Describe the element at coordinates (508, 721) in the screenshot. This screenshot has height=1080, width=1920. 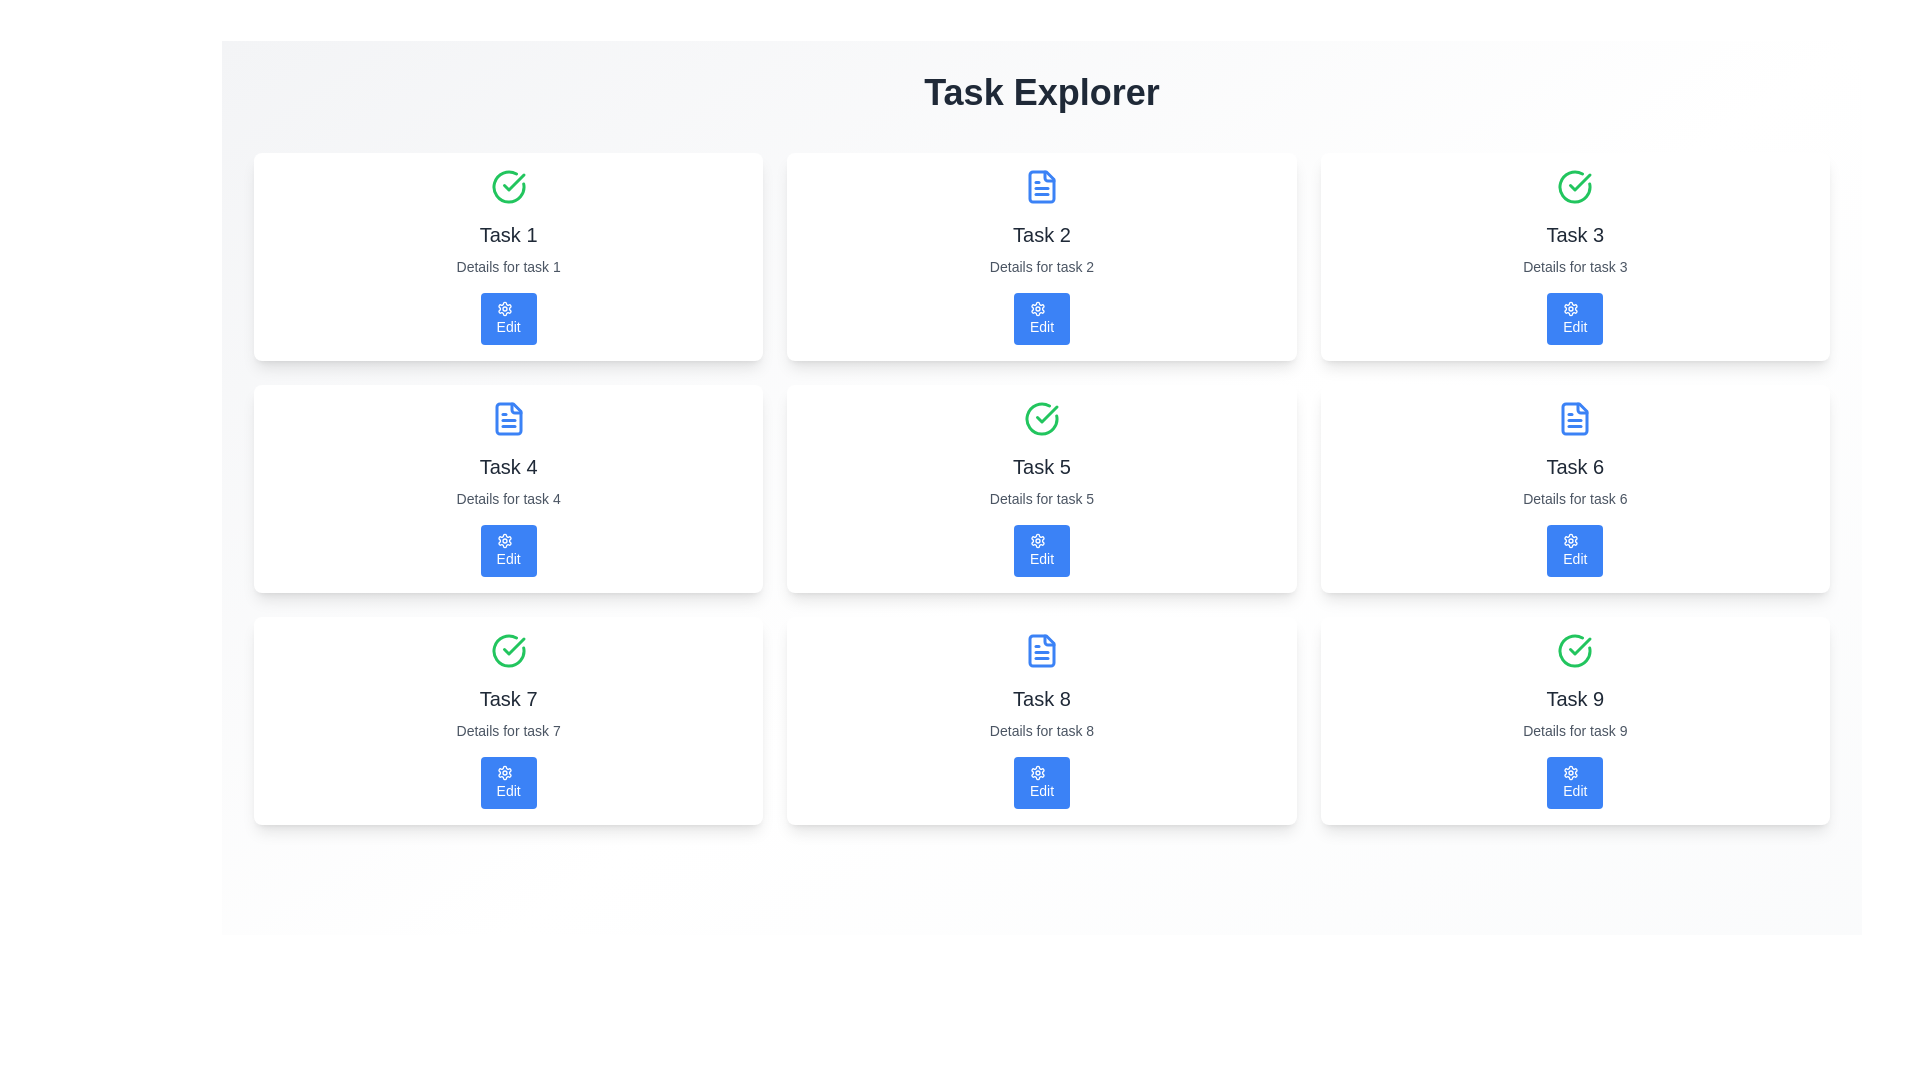
I see `the 'Edit' button on the Card component summarizing 'Task 7', located in the first column of the third row of the grid layout` at that location.